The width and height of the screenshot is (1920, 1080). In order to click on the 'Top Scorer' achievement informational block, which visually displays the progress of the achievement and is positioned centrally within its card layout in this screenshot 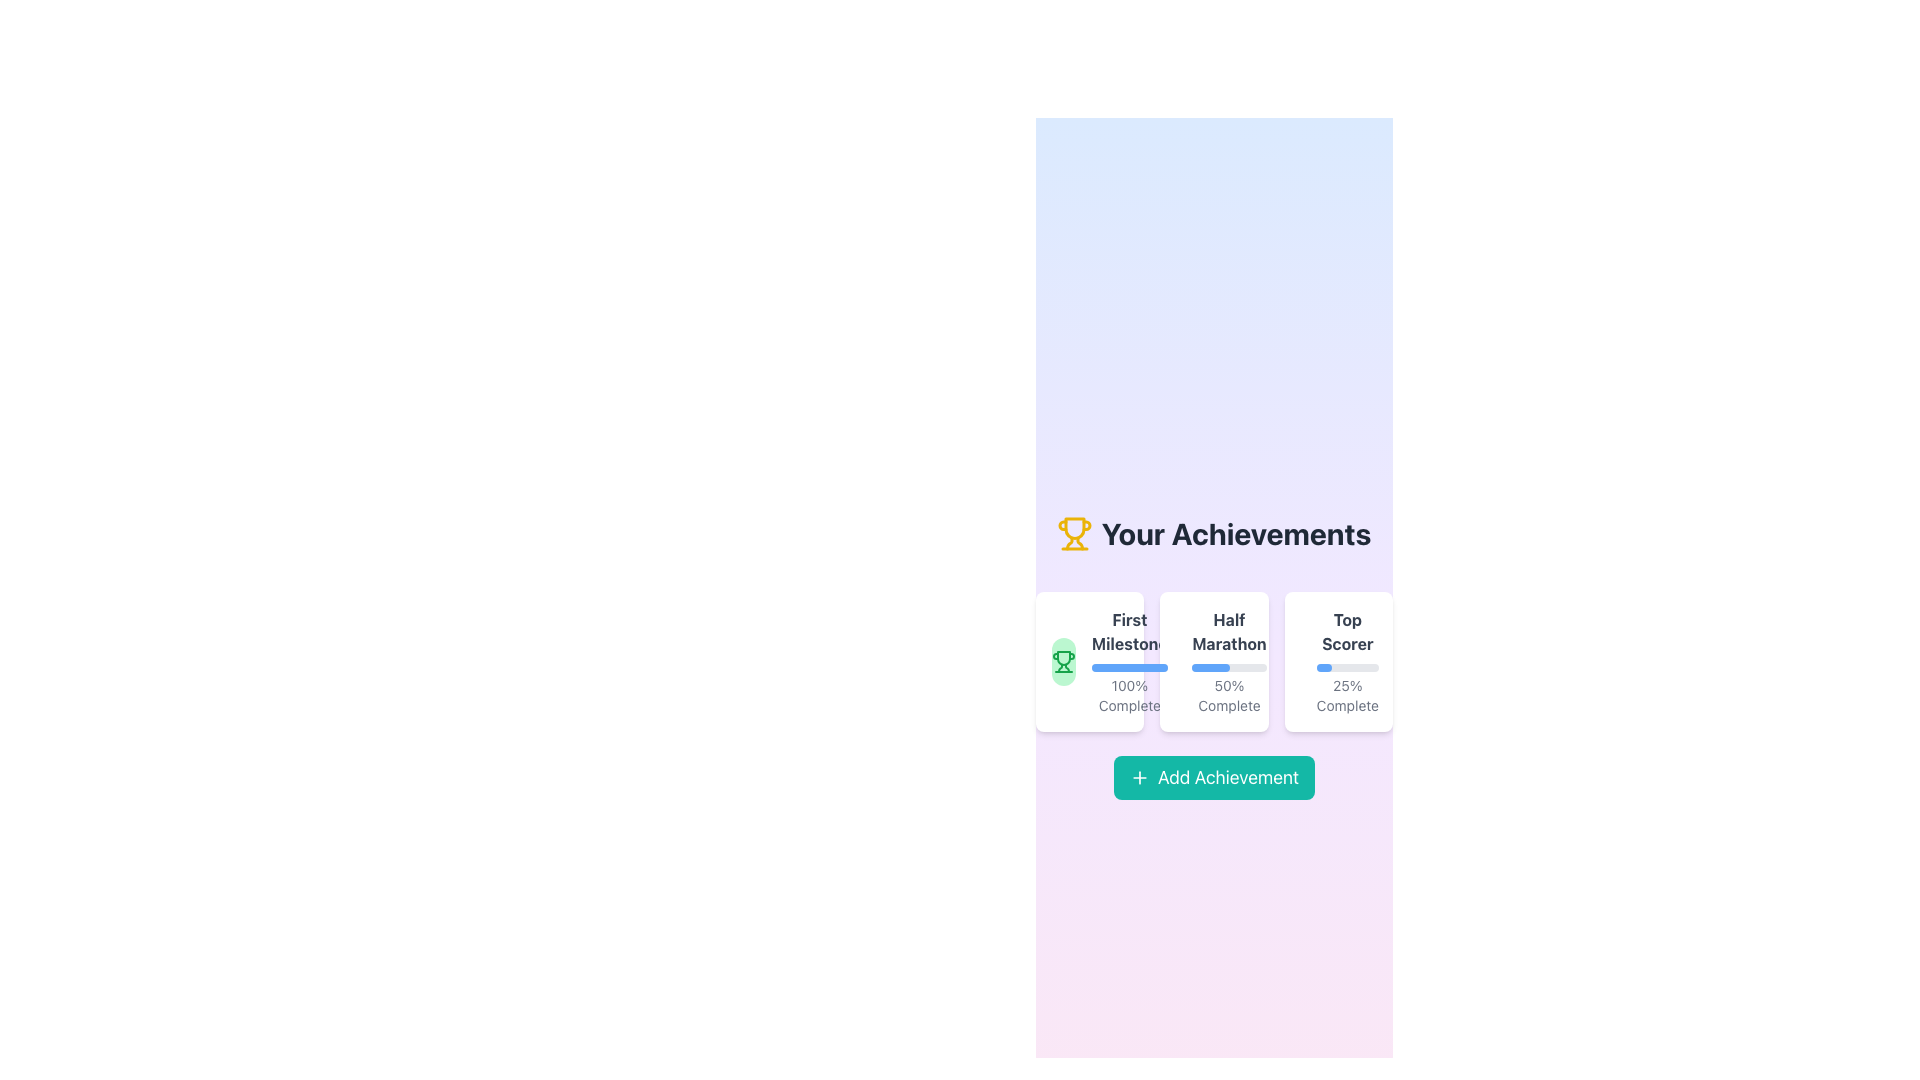, I will do `click(1347, 662)`.